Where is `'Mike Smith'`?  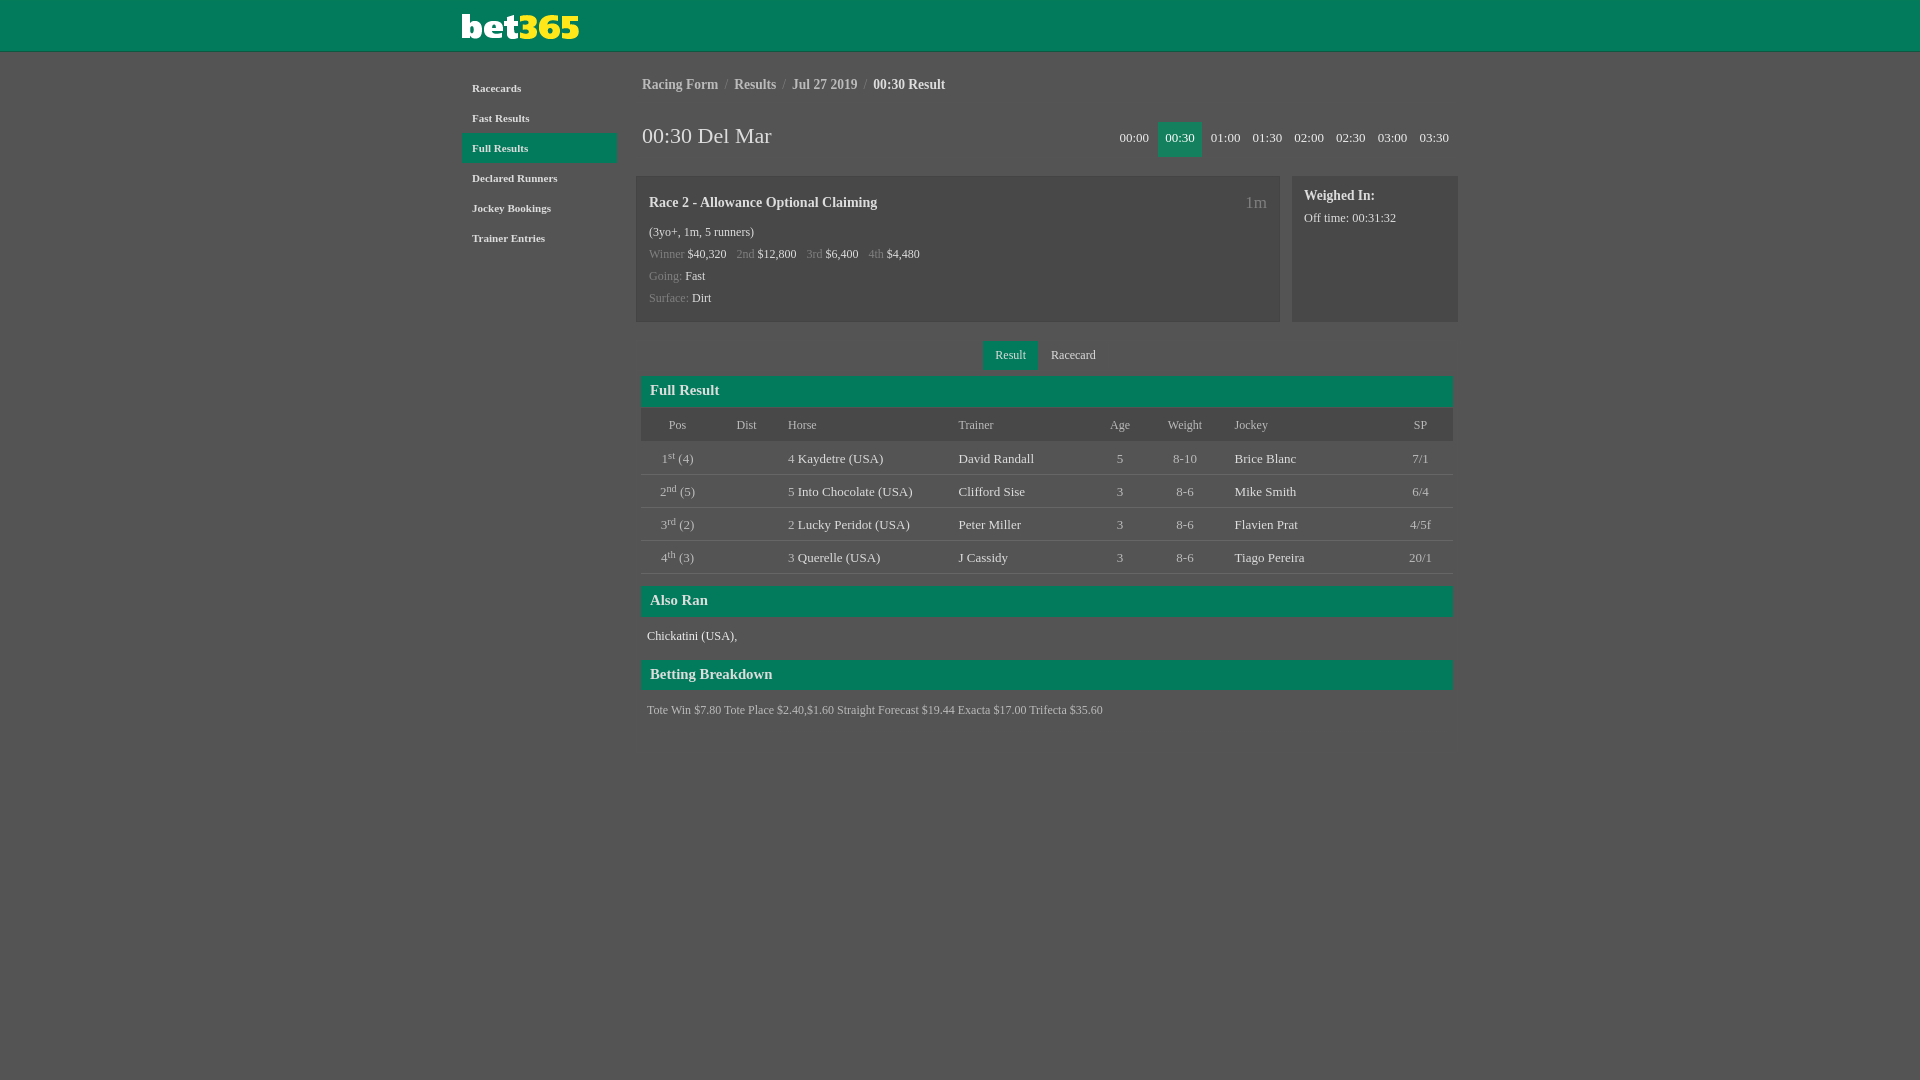 'Mike Smith' is located at coordinates (1265, 491).